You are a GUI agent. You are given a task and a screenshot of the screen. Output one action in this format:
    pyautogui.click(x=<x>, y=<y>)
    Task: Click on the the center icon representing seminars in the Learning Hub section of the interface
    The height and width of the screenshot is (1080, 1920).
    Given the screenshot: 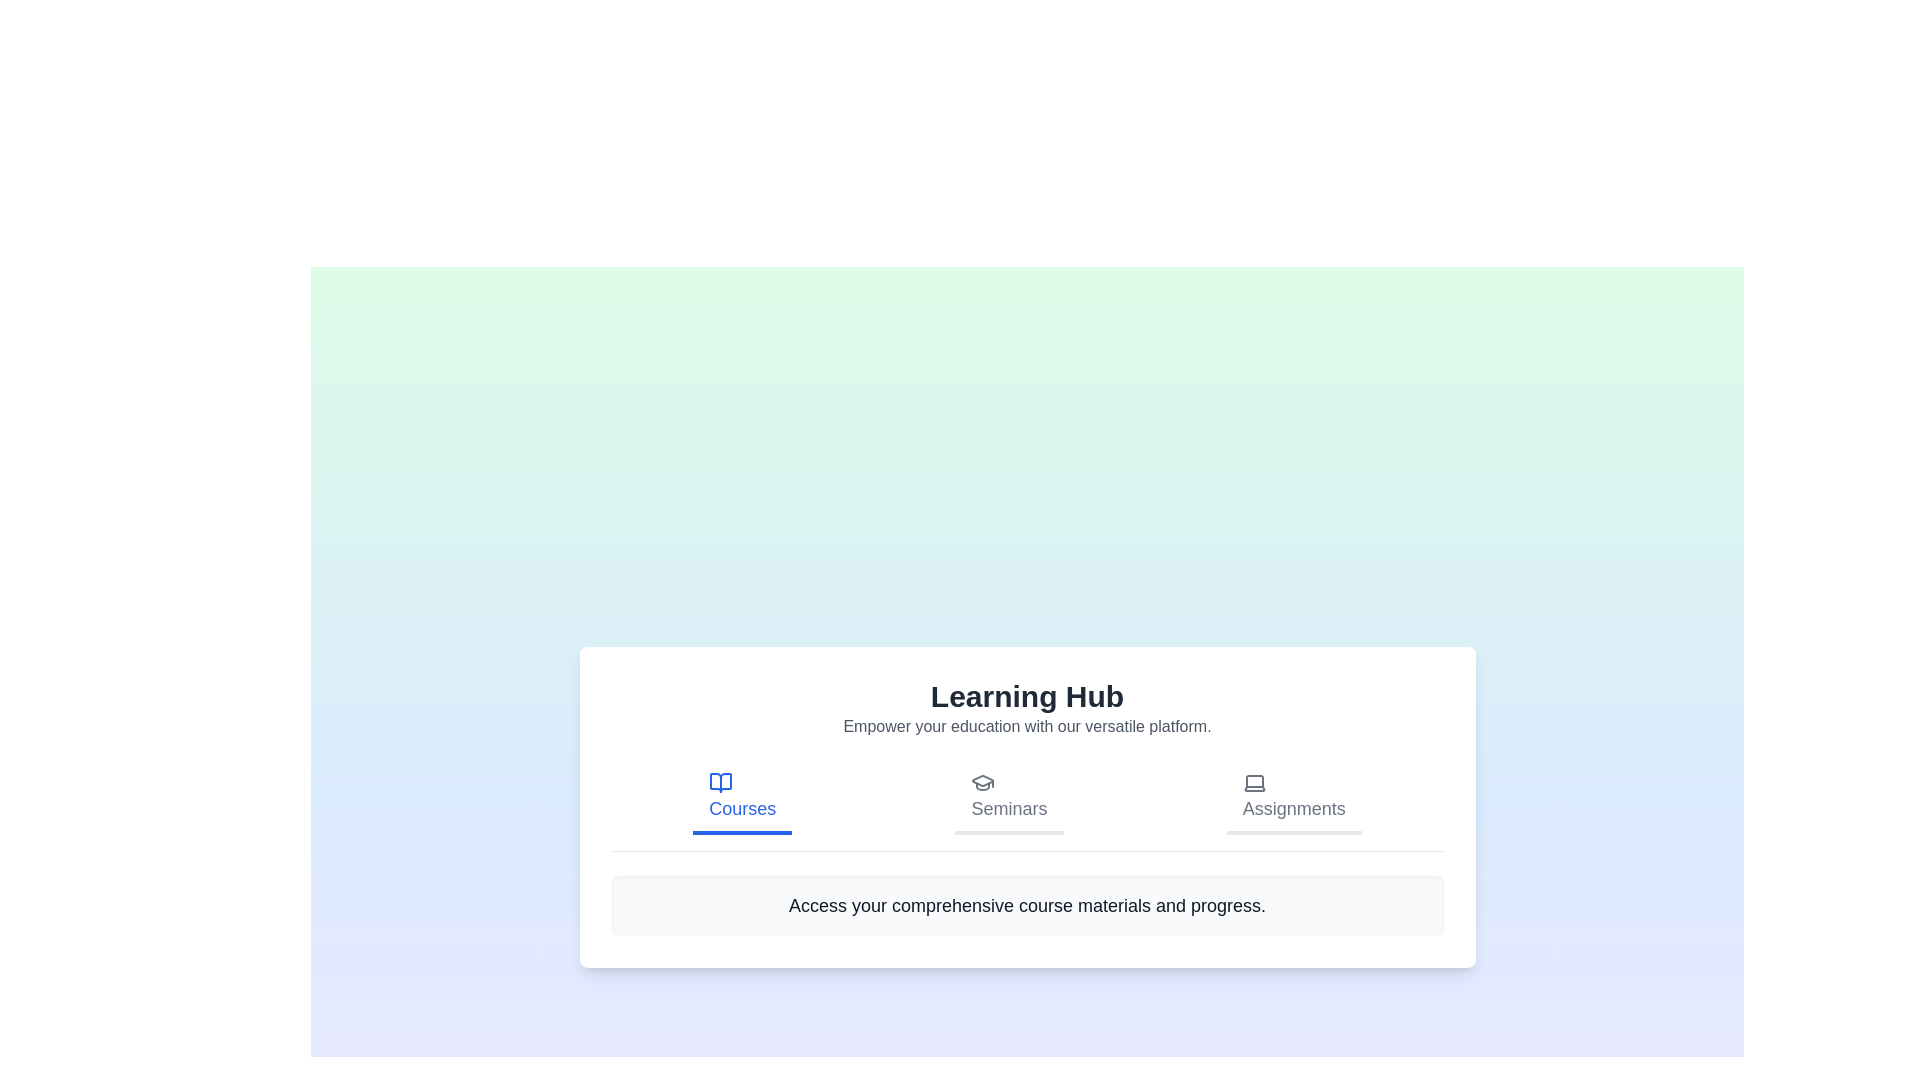 What is the action you would take?
    pyautogui.click(x=983, y=779)
    